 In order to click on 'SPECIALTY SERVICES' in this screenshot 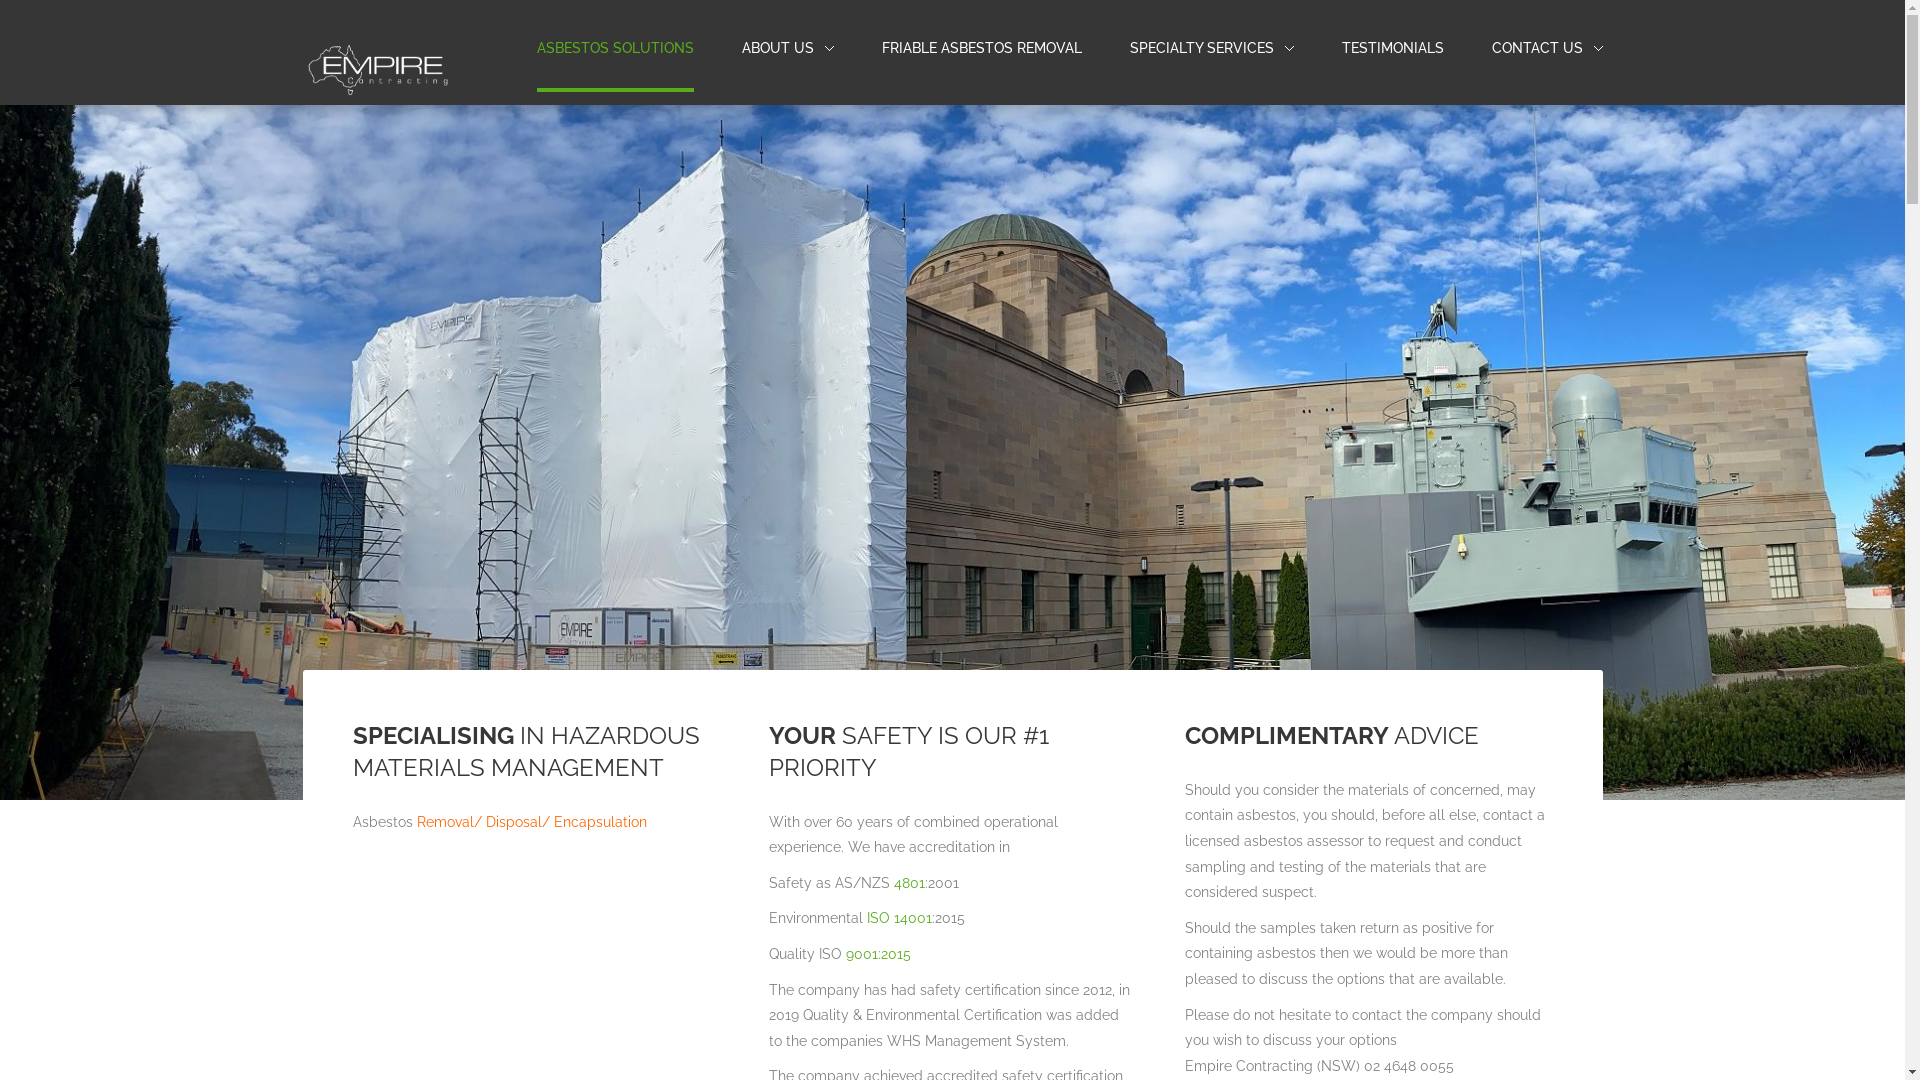, I will do `click(1200, 46)`.